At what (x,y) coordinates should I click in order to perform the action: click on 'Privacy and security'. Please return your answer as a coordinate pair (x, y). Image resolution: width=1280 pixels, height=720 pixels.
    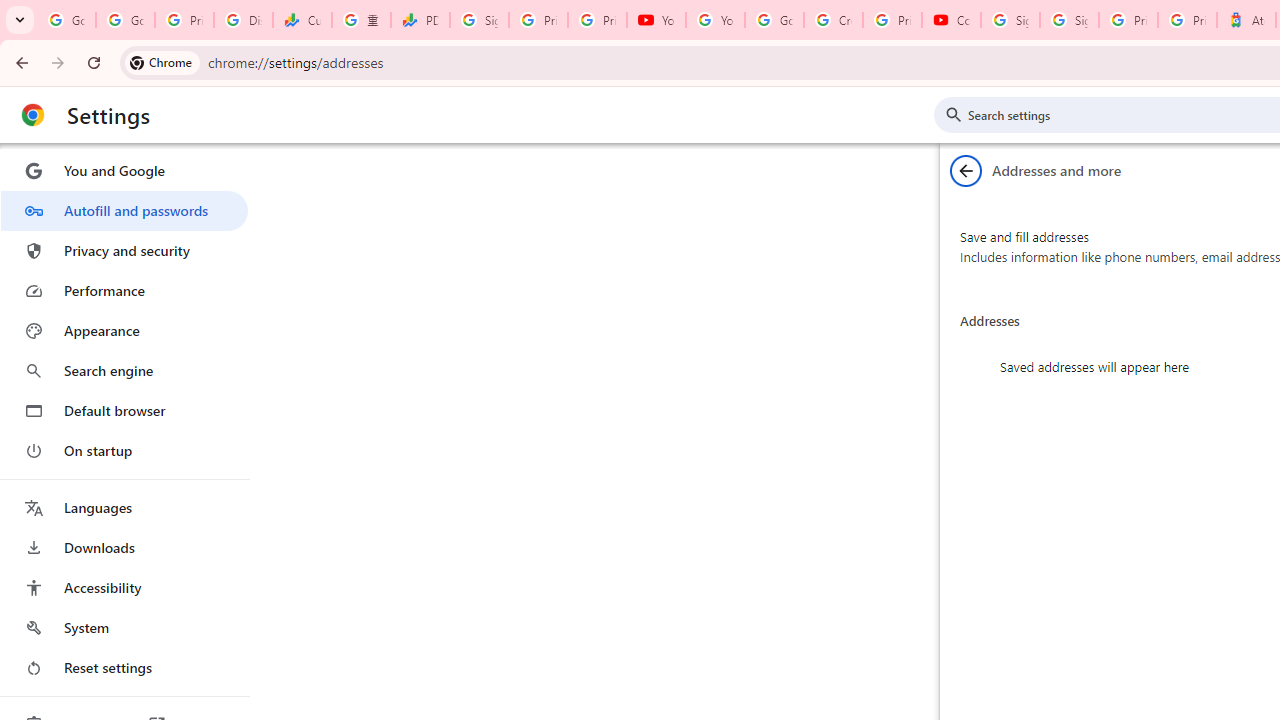
    Looking at the image, I should click on (123, 249).